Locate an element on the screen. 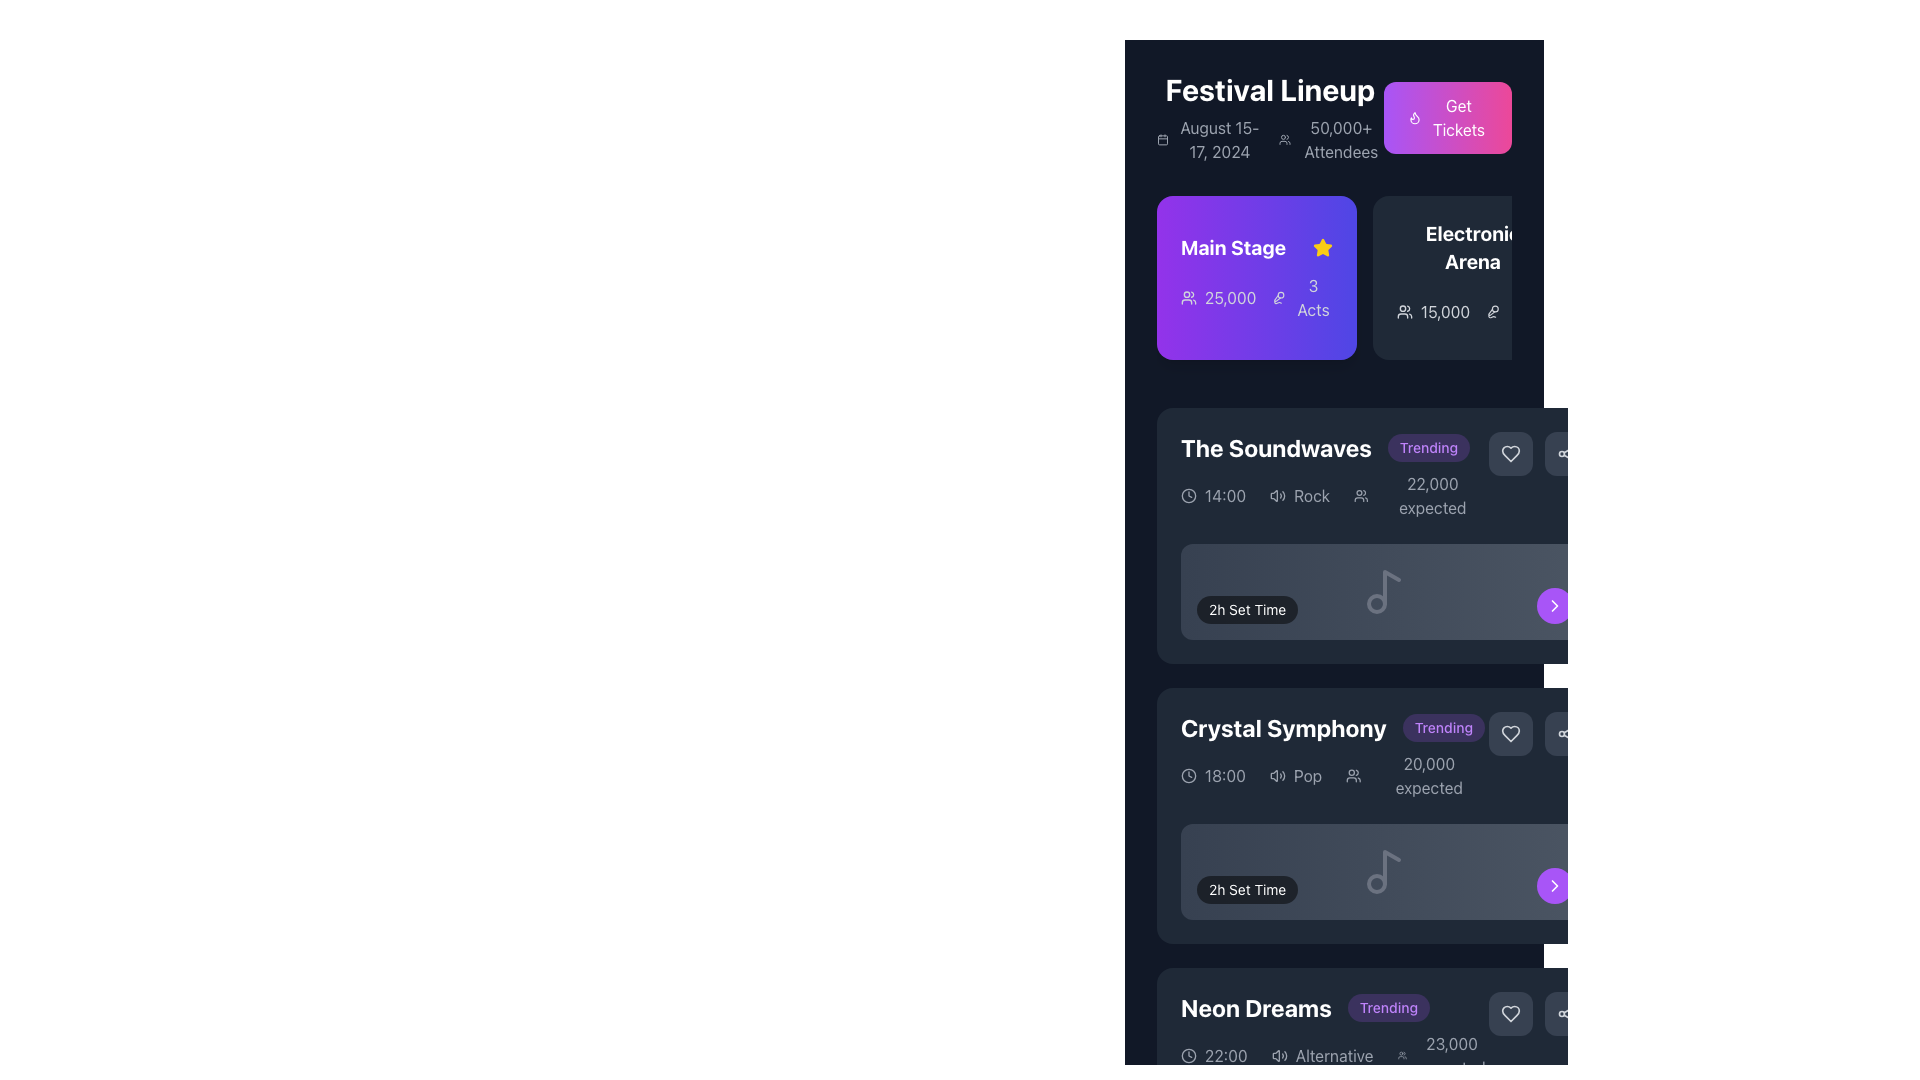 Image resolution: width=1920 pixels, height=1080 pixels. title 'The Soundwaves' and the trending status indicated by the 'Trending' badge located at the top left corner of the event listing card is located at coordinates (1334, 446).